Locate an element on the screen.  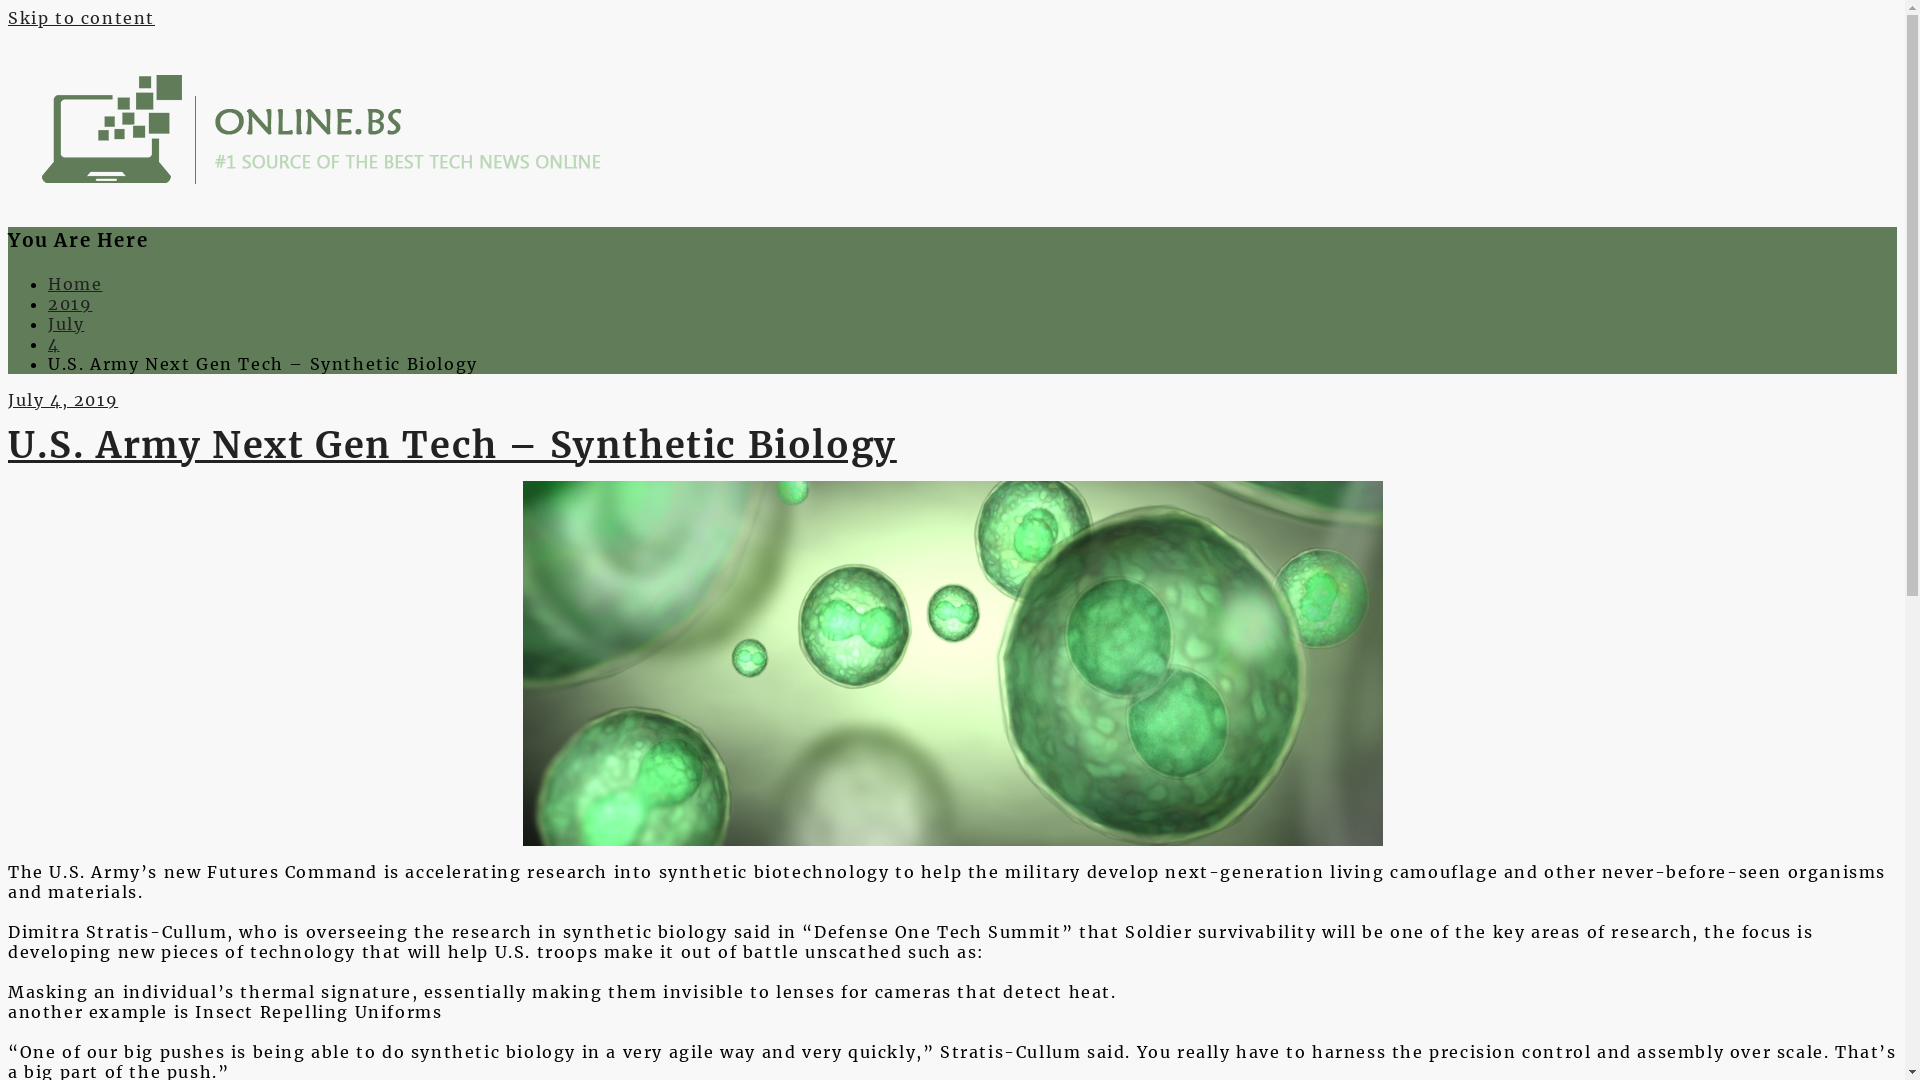
'July' is located at coordinates (66, 323).